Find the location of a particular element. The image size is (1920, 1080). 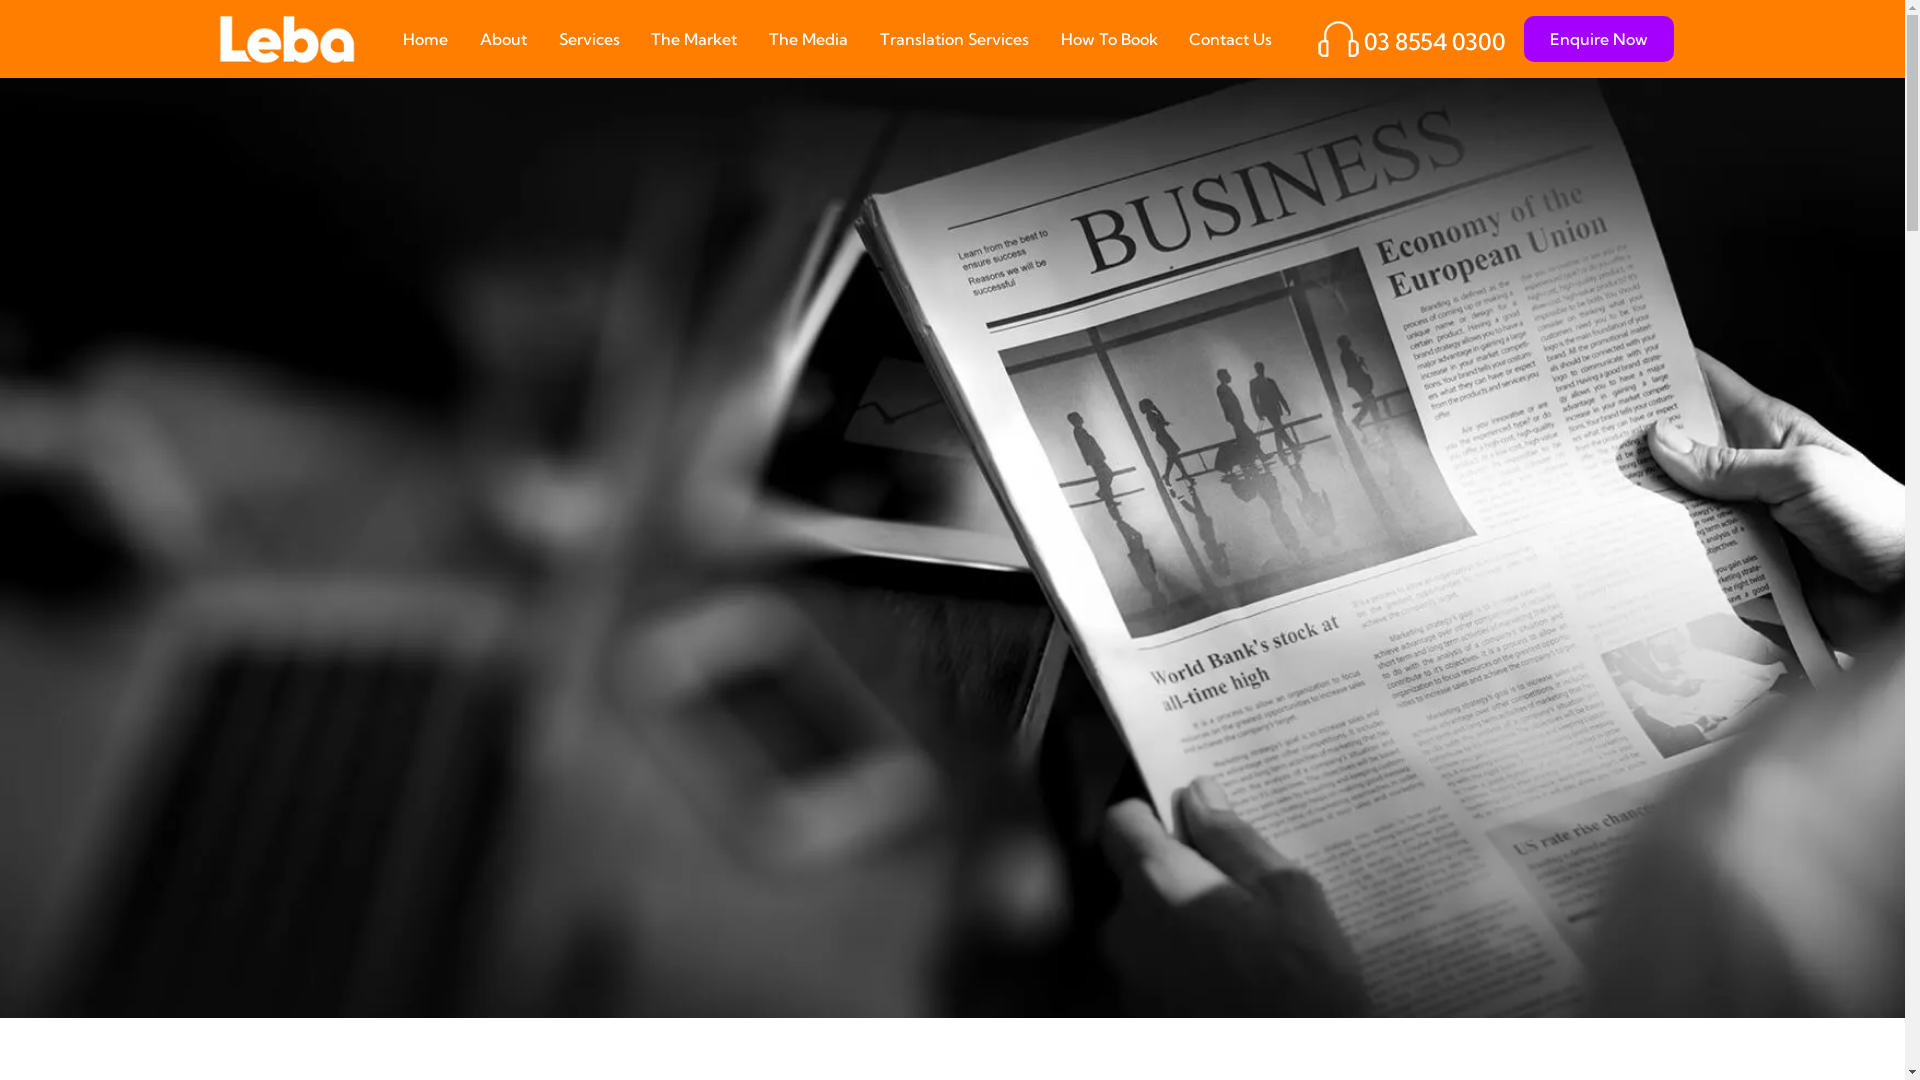

'How To Book' is located at coordinates (1108, 38).